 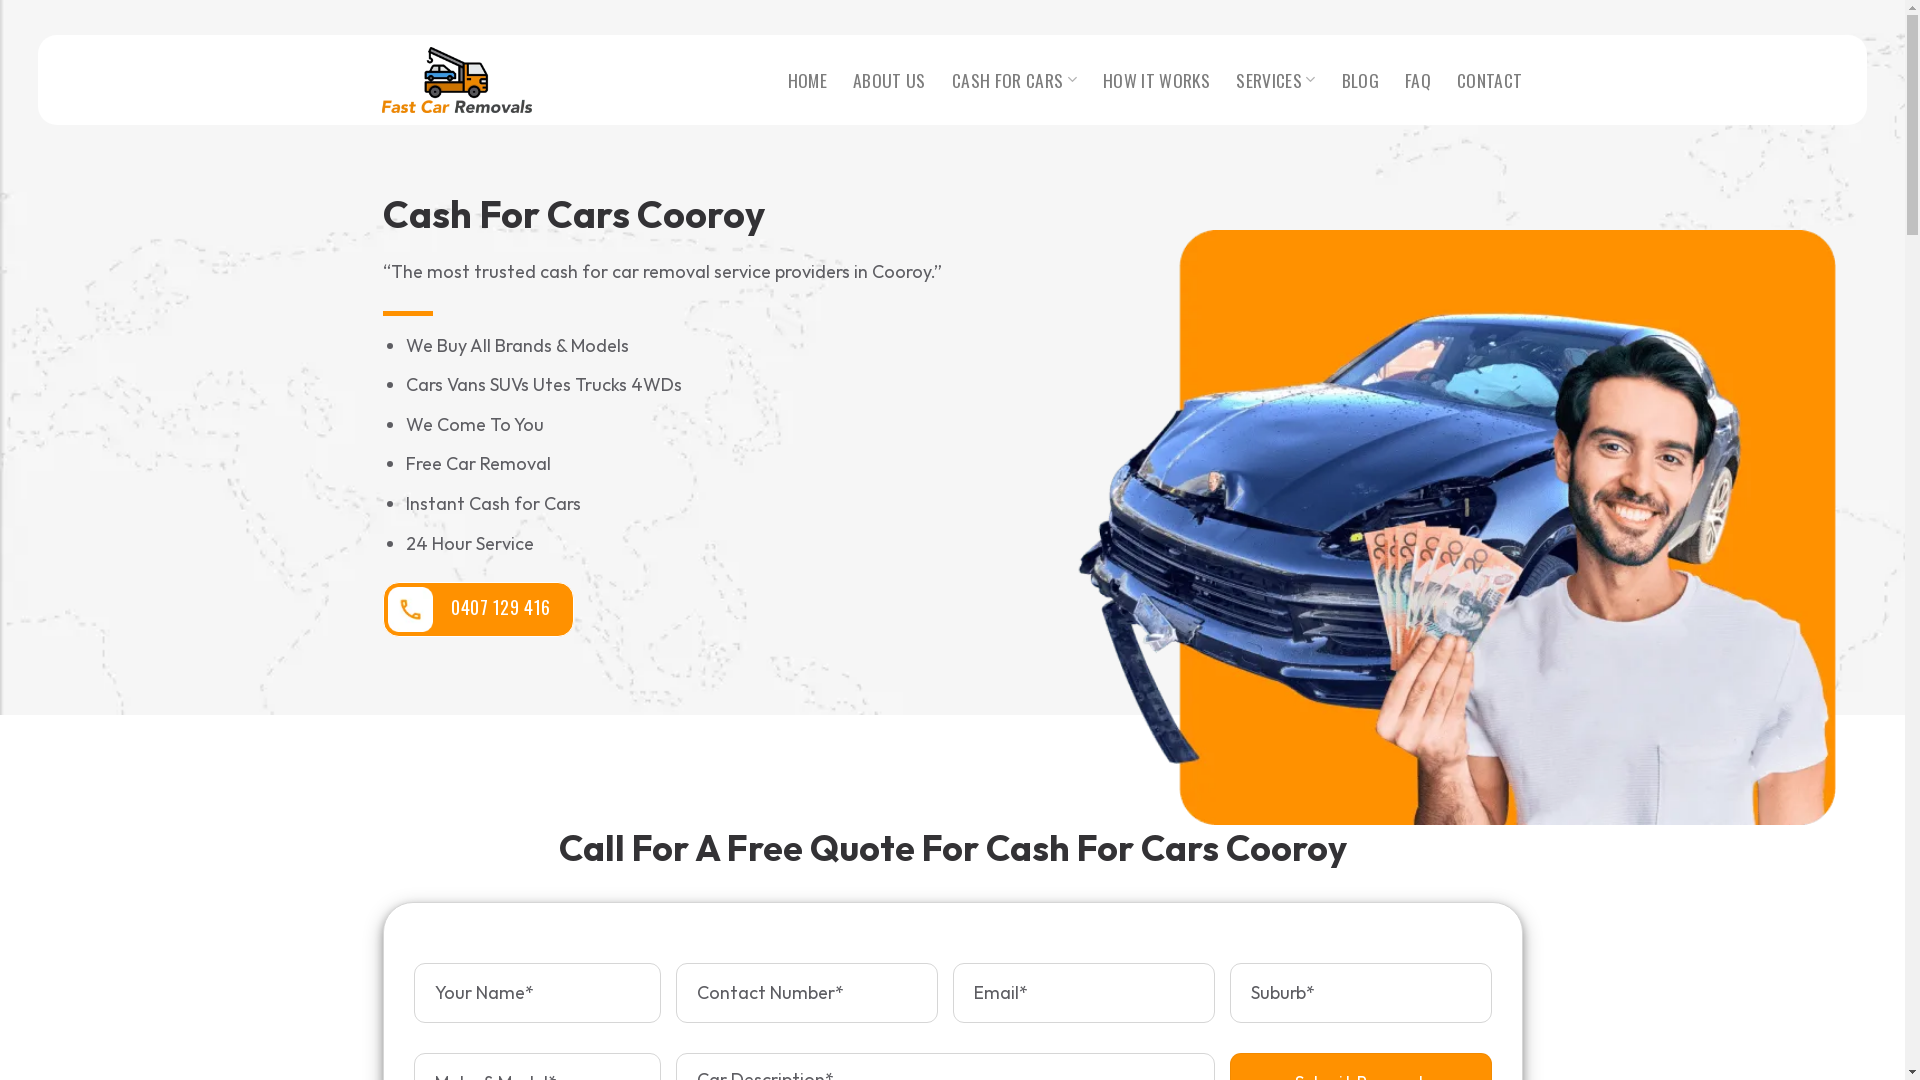 What do you see at coordinates (0, 0) in the screenshot?
I see `'Skip to content'` at bounding box center [0, 0].